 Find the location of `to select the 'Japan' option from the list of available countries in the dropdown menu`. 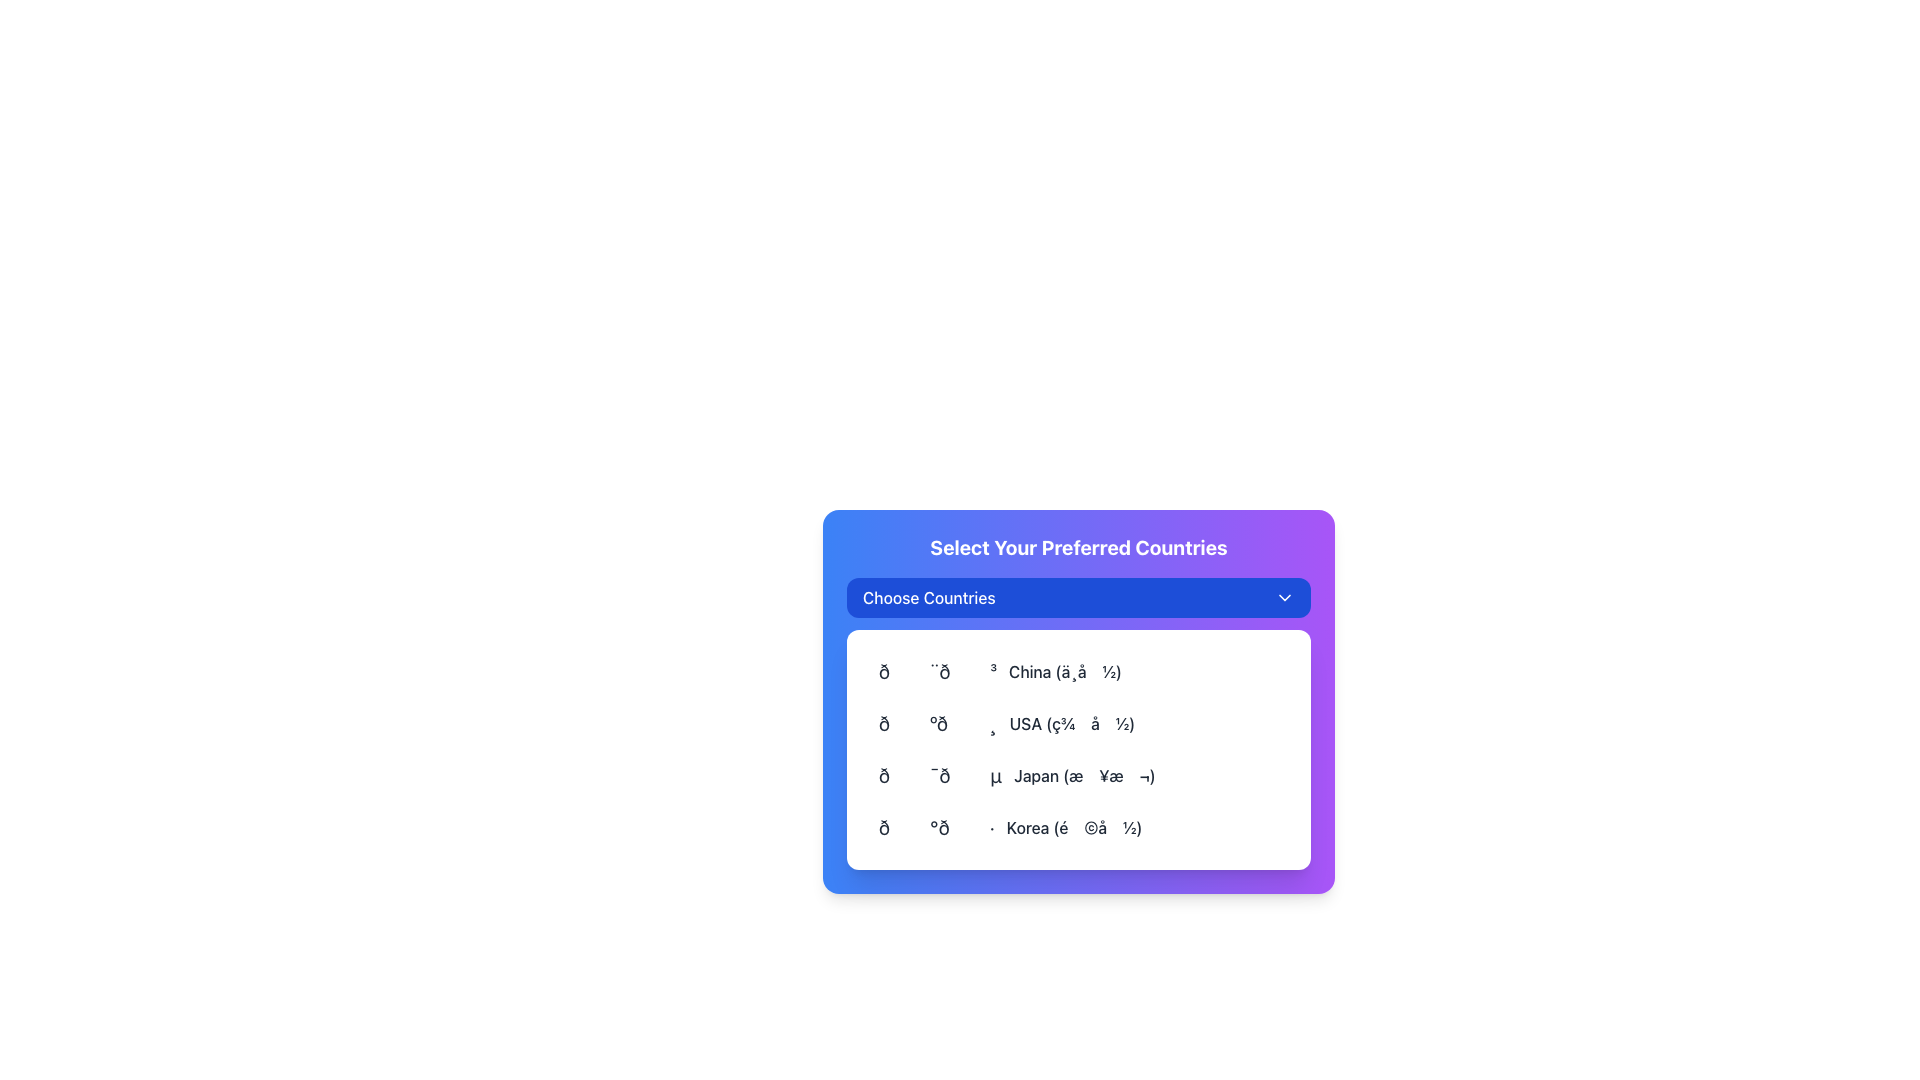

to select the 'Japan' option from the list of available countries in the dropdown menu is located at coordinates (1078, 774).